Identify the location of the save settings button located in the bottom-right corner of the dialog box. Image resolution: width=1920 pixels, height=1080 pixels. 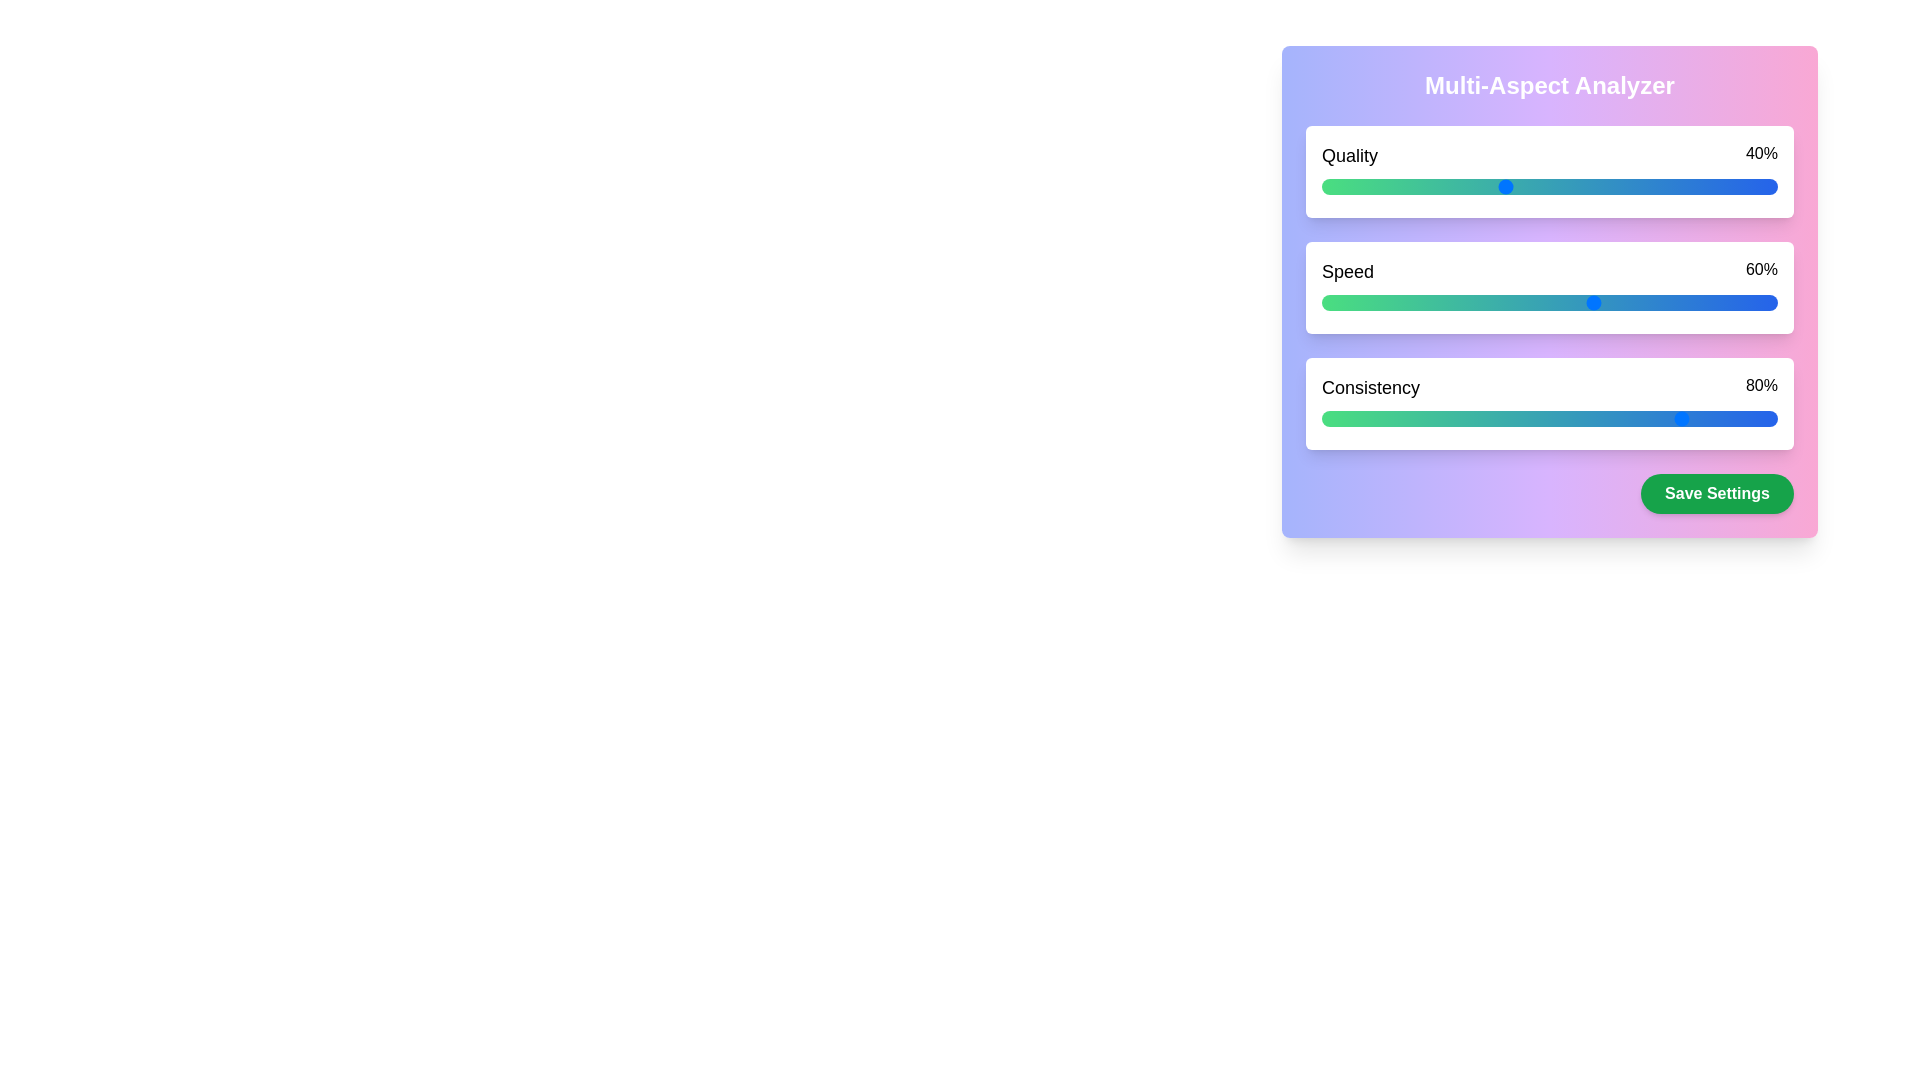
(1716, 493).